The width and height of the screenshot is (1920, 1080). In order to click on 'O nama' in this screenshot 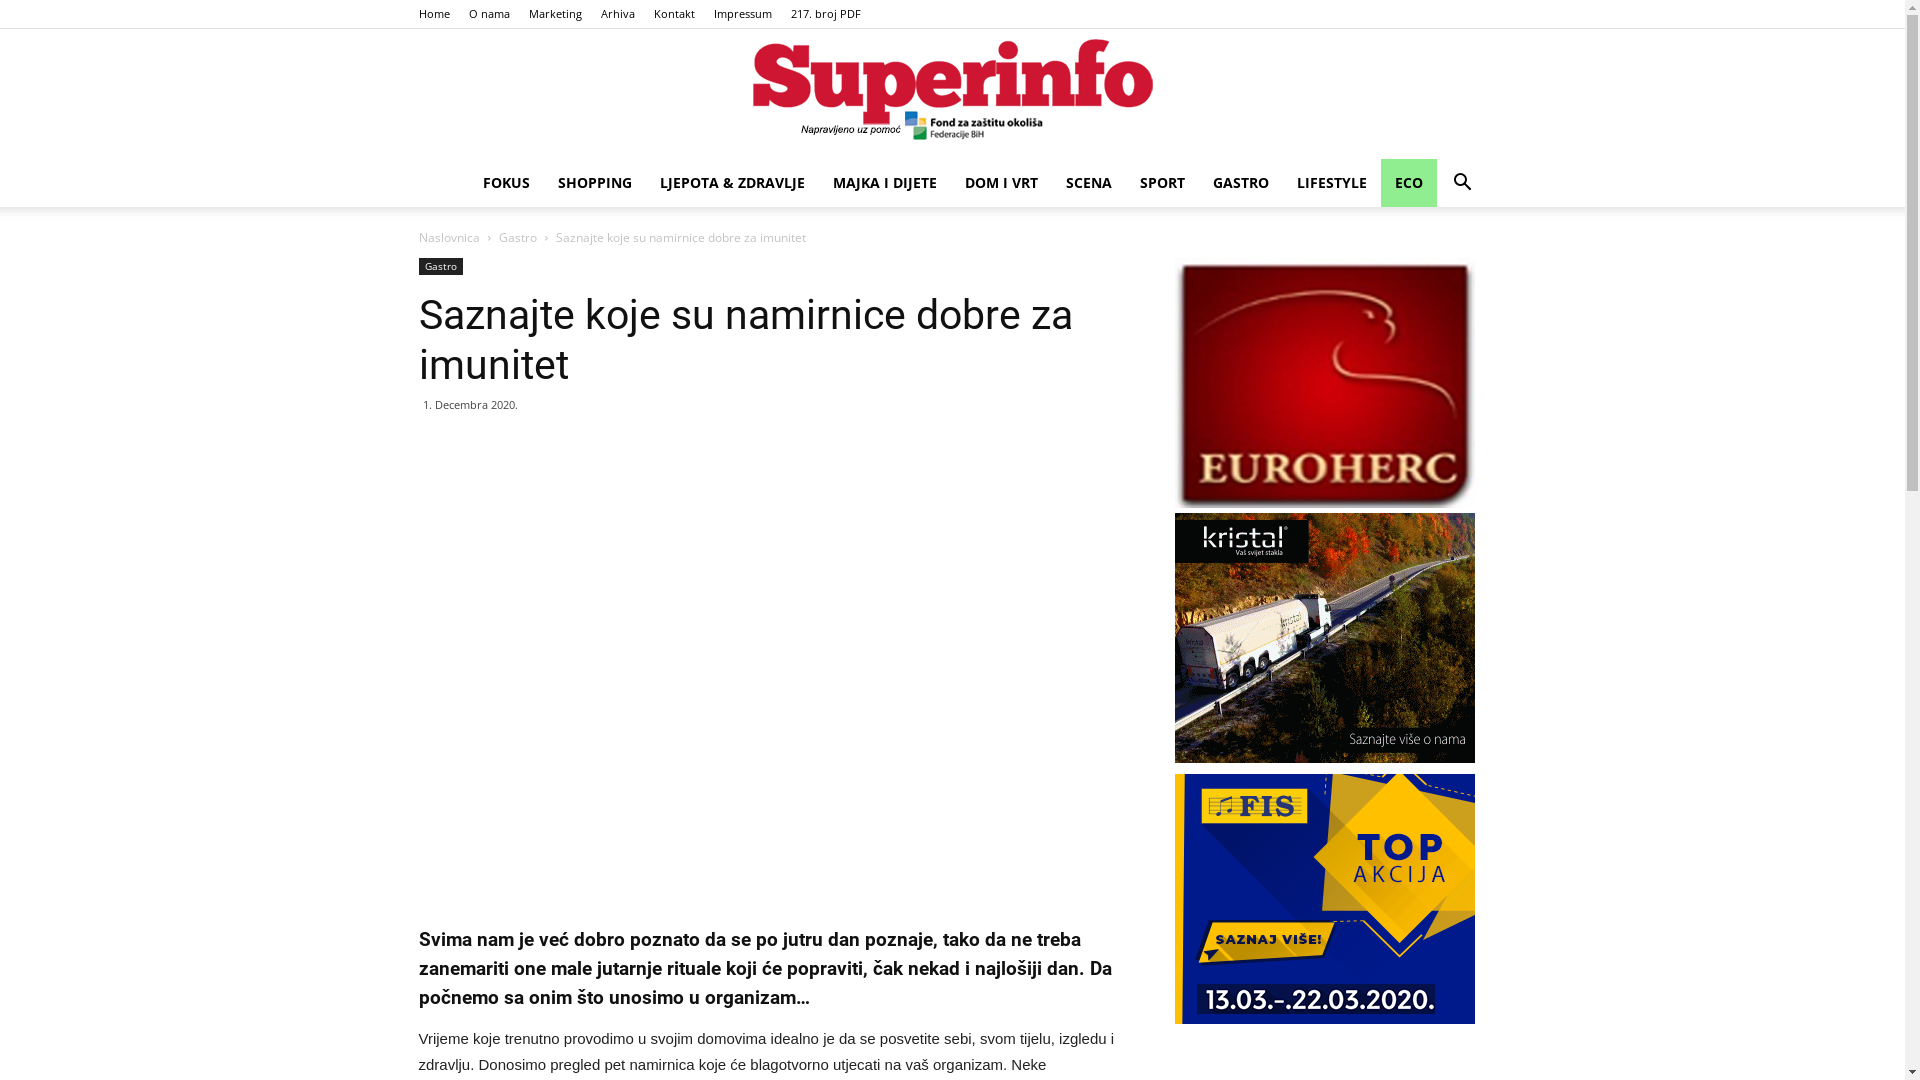, I will do `click(488, 13)`.